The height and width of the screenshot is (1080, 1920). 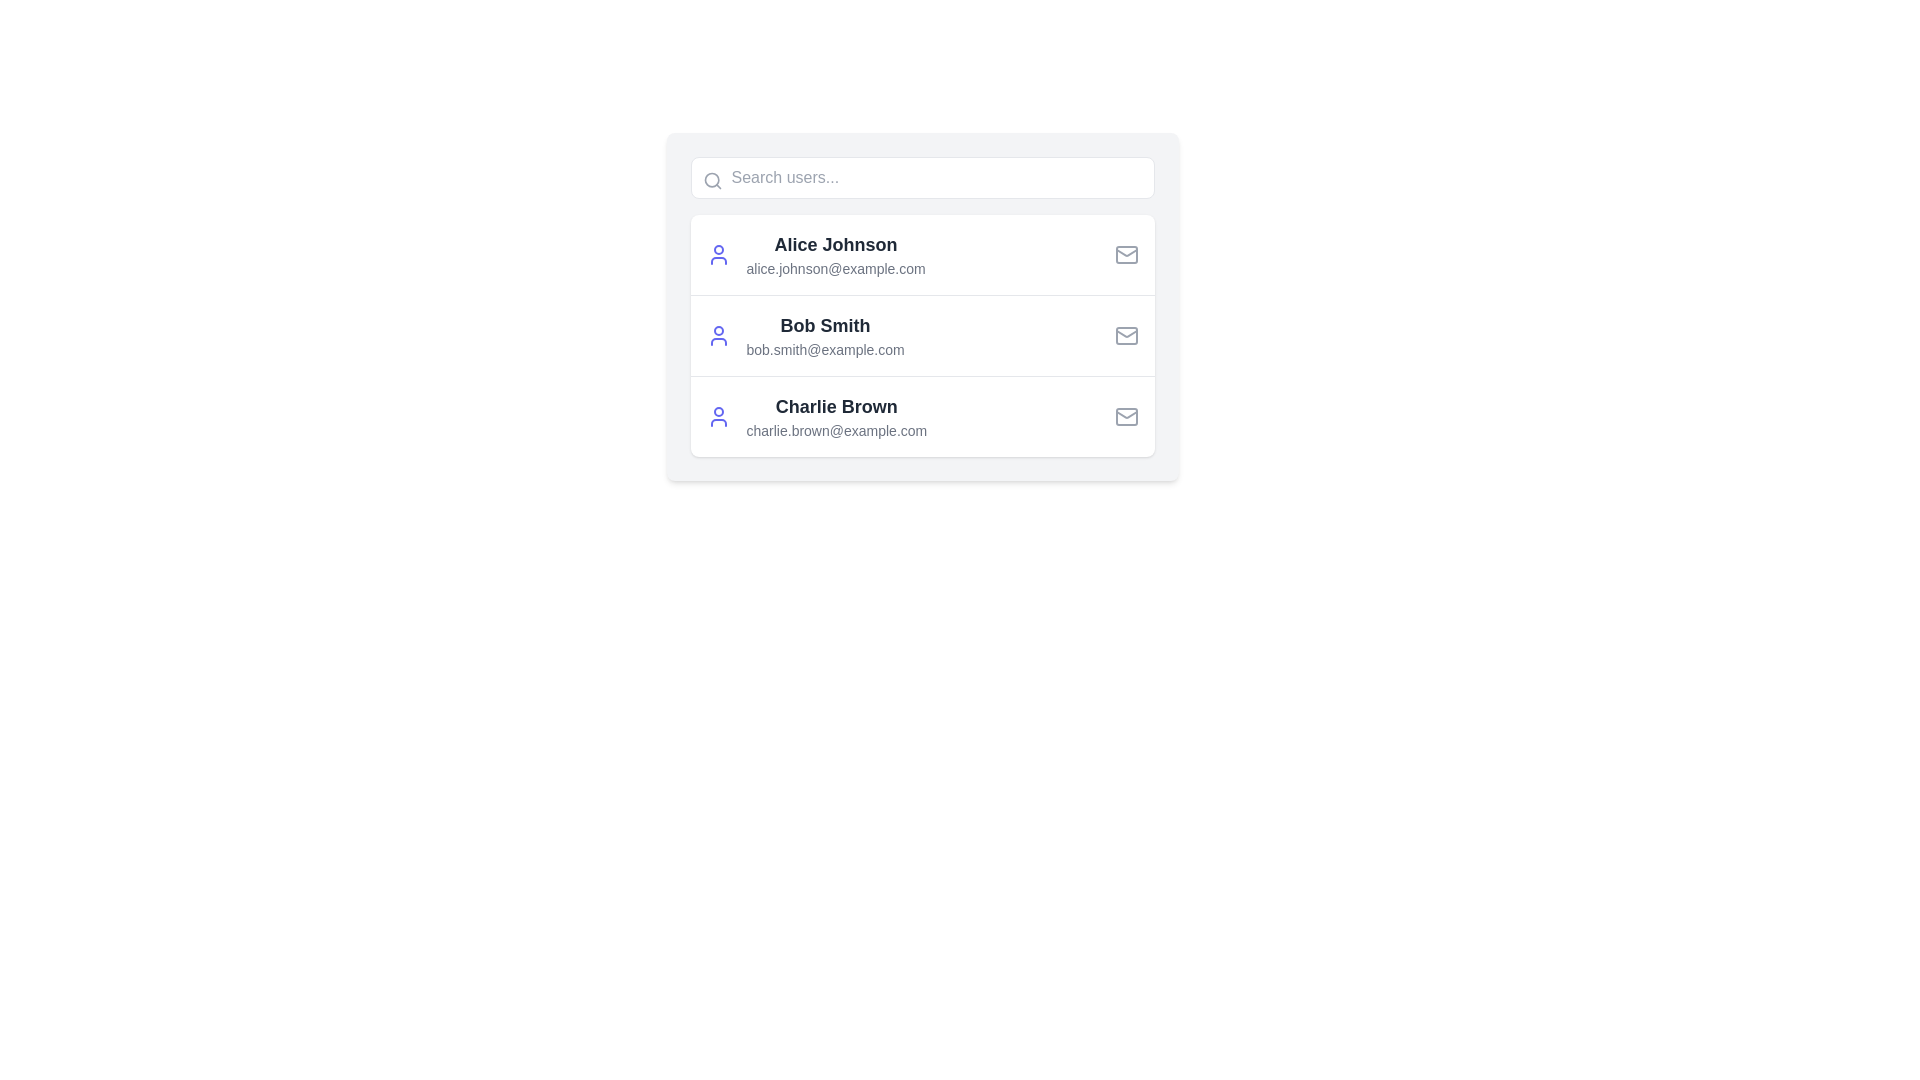 What do you see at coordinates (921, 334) in the screenshot?
I see `the second row List Item displaying the name 'Bob Smith' and email 'bob.smith@example.com', which is located in a vertically stacked list of user entries` at bounding box center [921, 334].